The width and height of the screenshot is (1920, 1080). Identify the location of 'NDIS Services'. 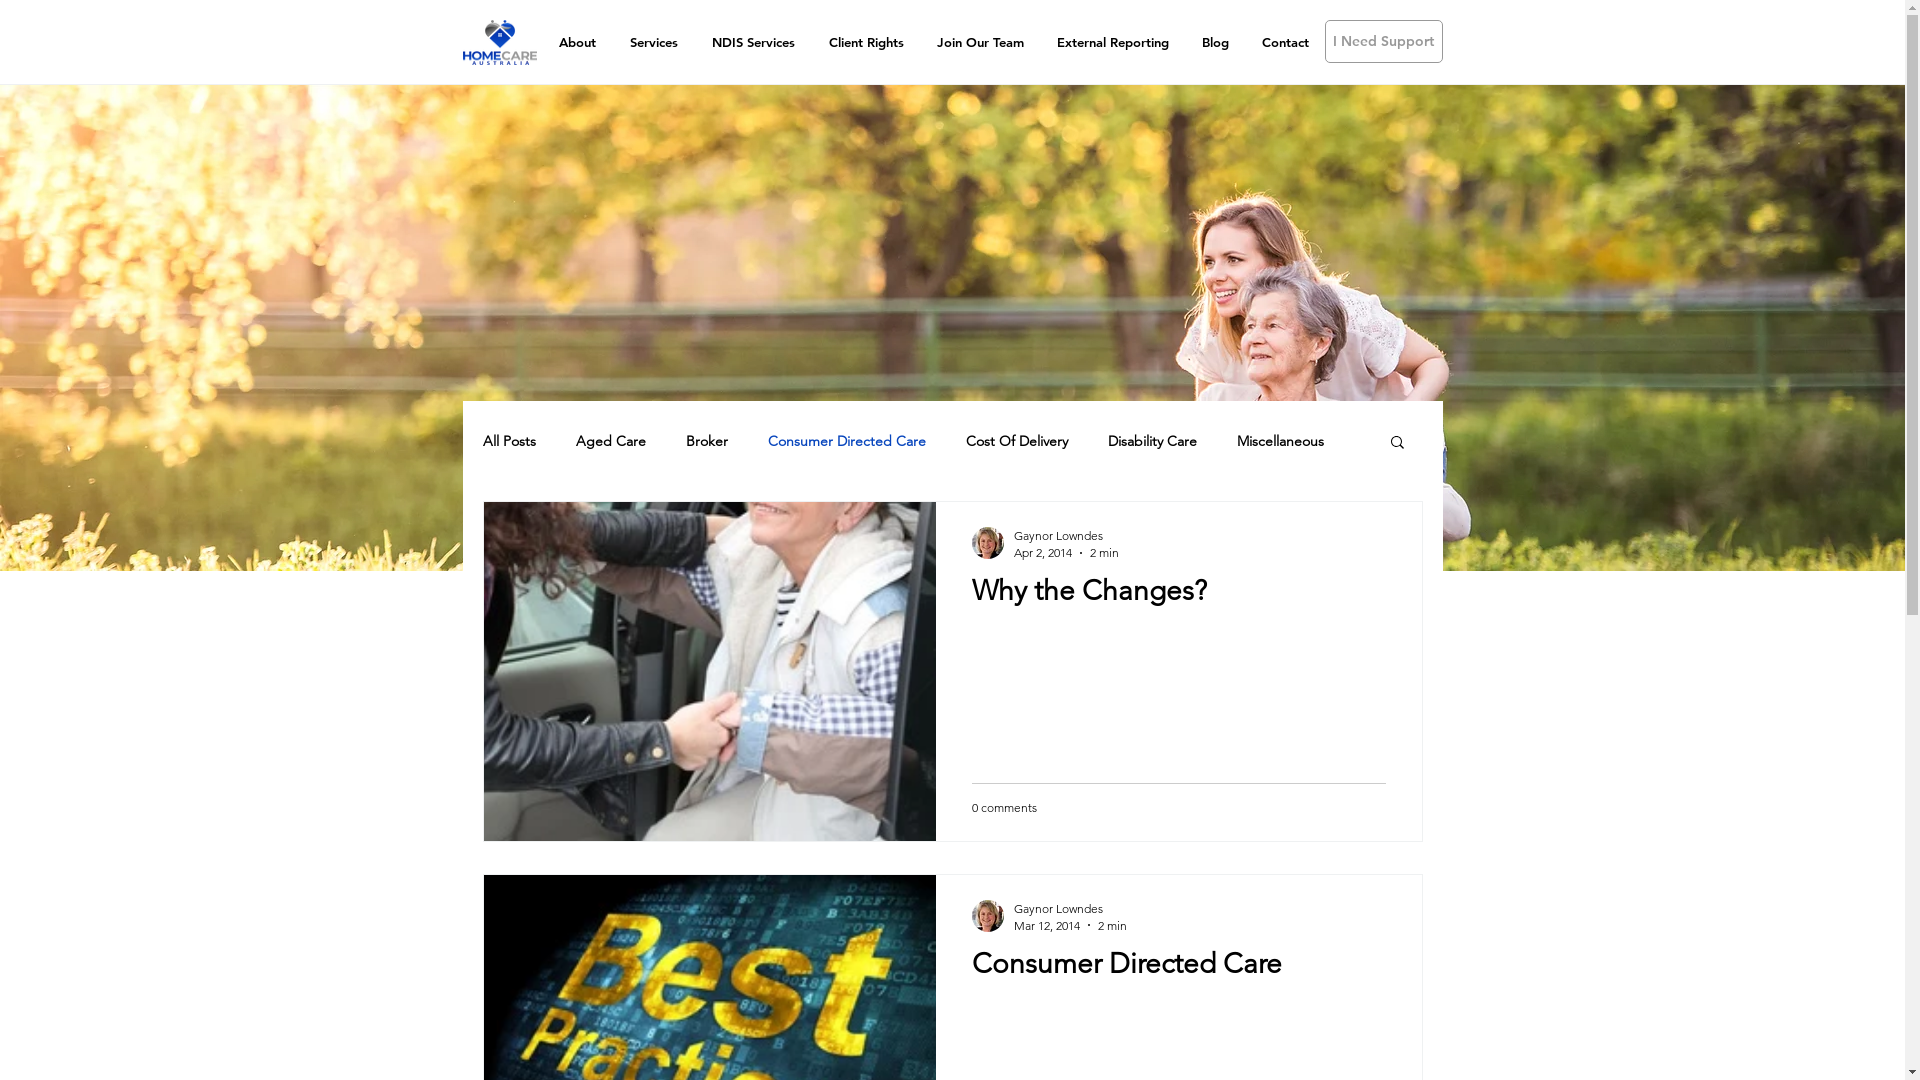
(751, 42).